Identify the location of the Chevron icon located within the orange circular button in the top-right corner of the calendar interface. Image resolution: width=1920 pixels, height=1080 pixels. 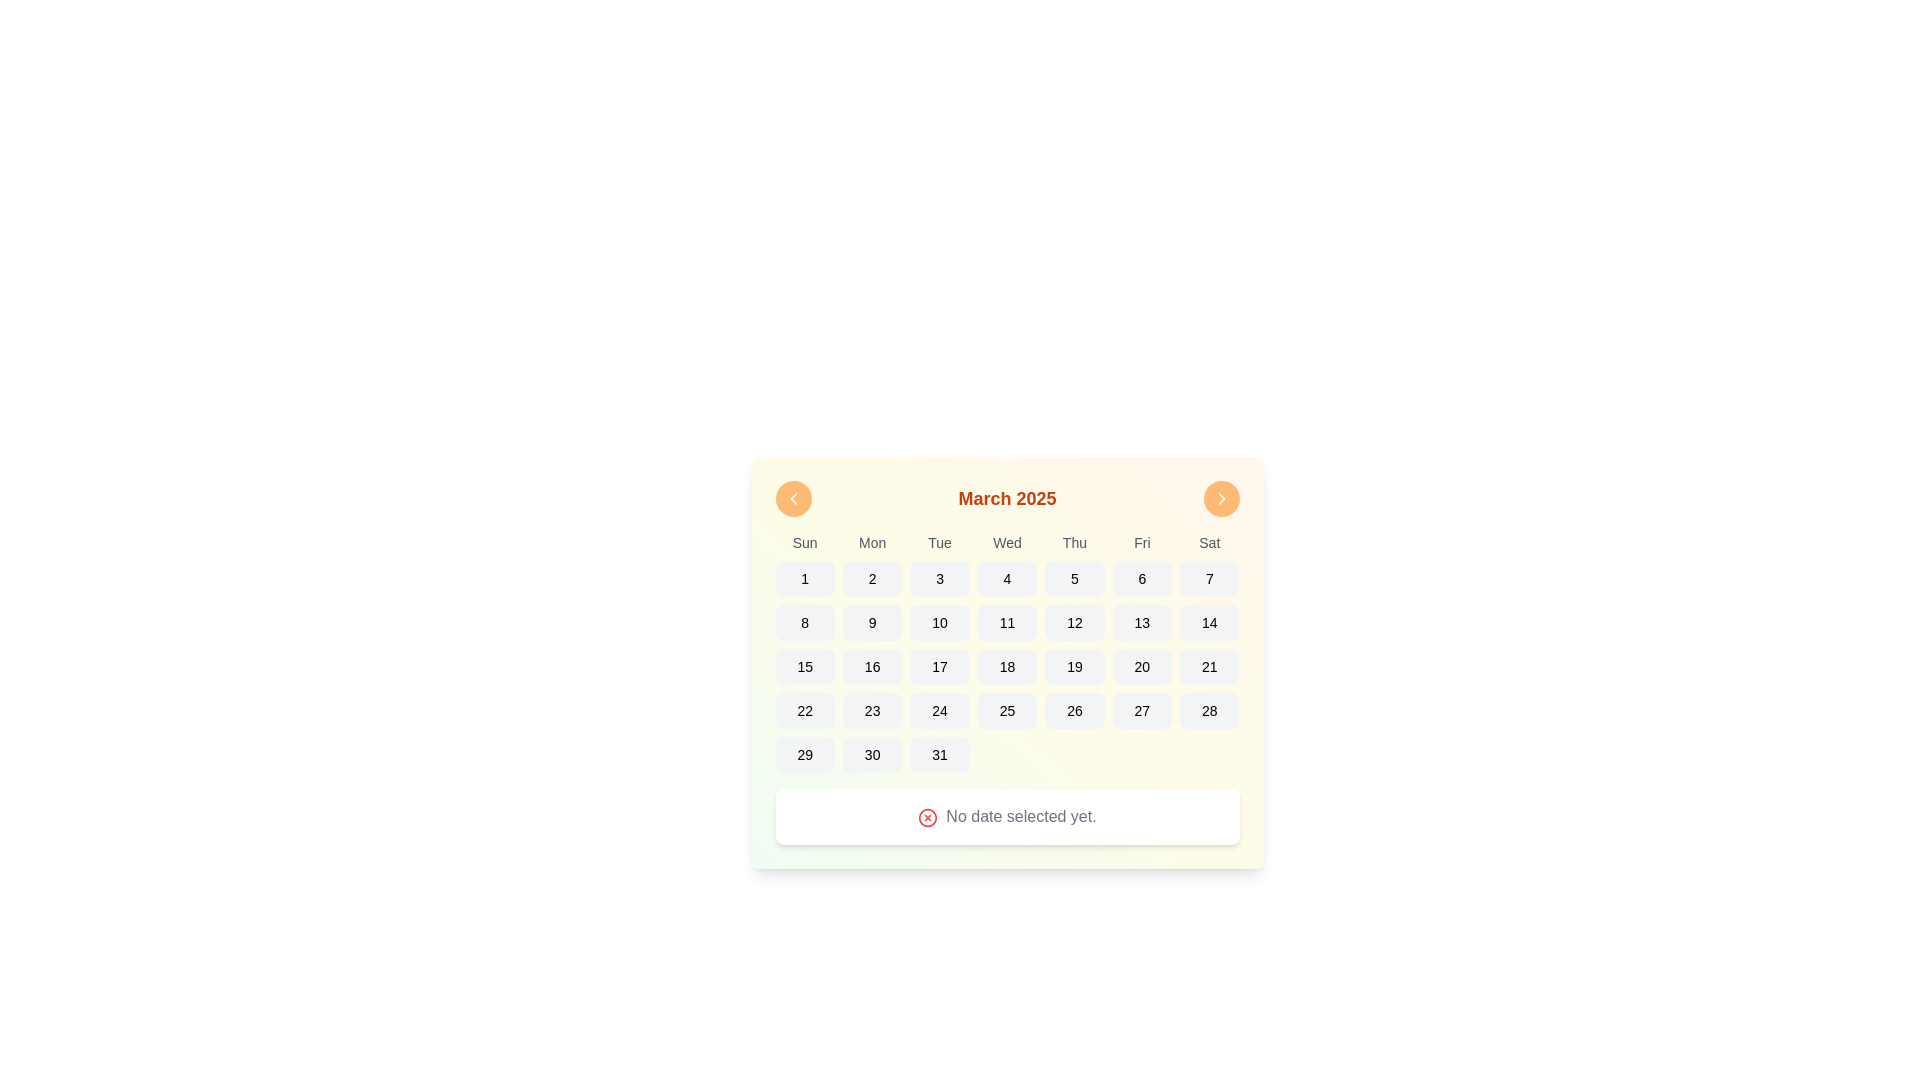
(1220, 497).